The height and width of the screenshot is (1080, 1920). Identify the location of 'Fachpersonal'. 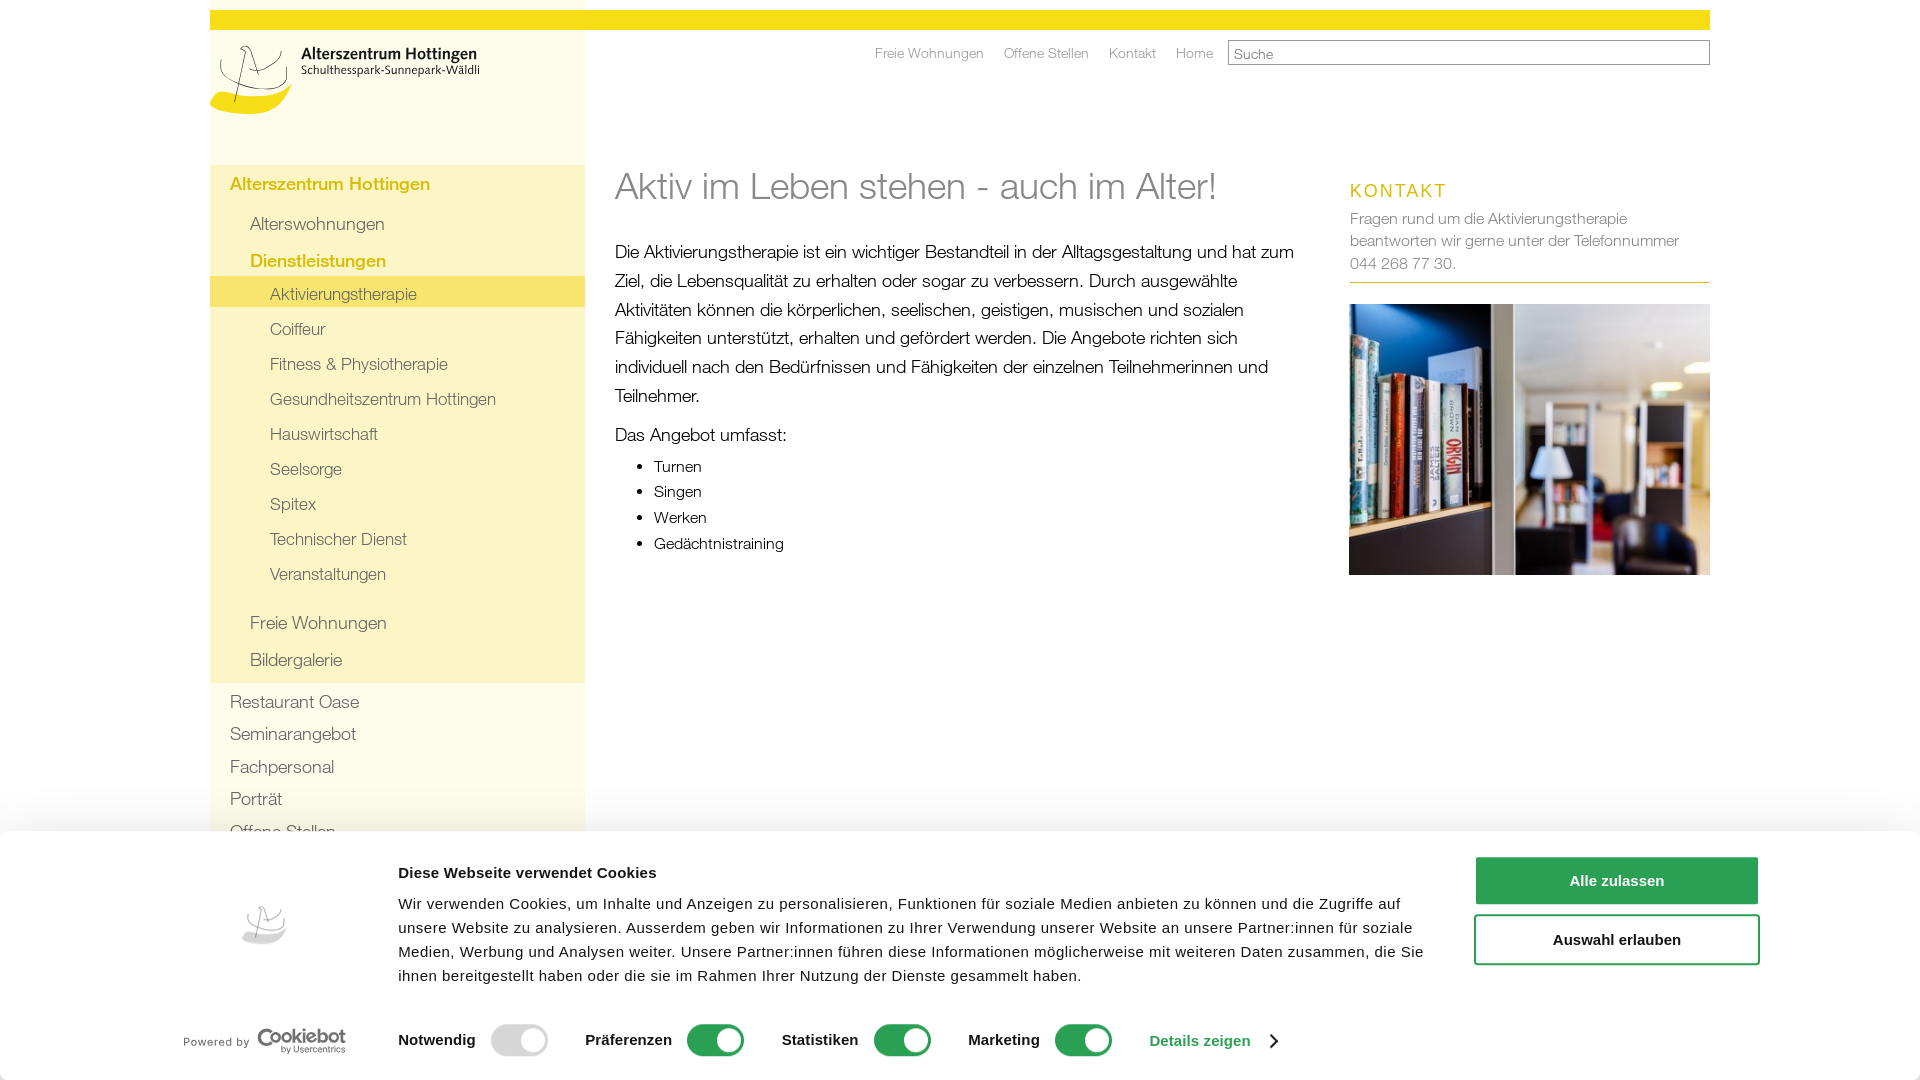
(397, 764).